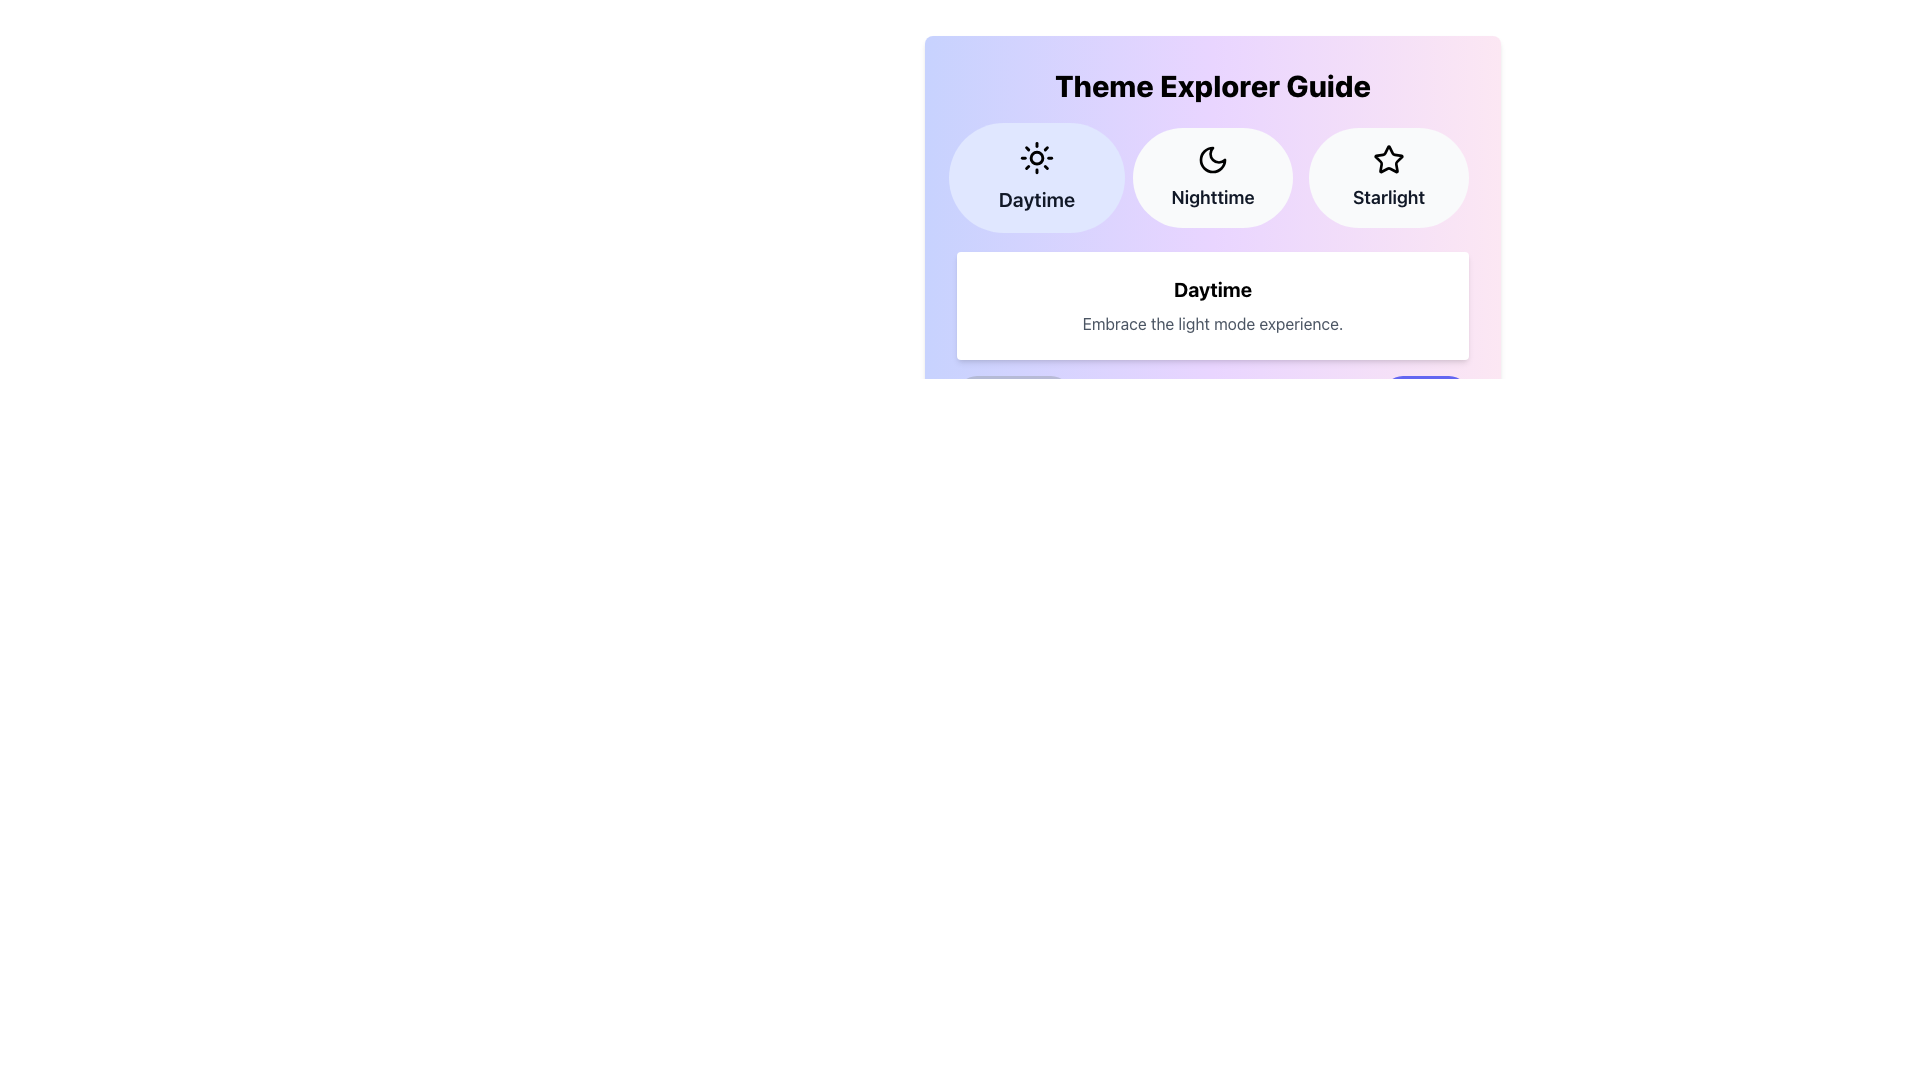  I want to click on the 'Nighttime' mode button located at the top center of the interface, so click(1212, 176).